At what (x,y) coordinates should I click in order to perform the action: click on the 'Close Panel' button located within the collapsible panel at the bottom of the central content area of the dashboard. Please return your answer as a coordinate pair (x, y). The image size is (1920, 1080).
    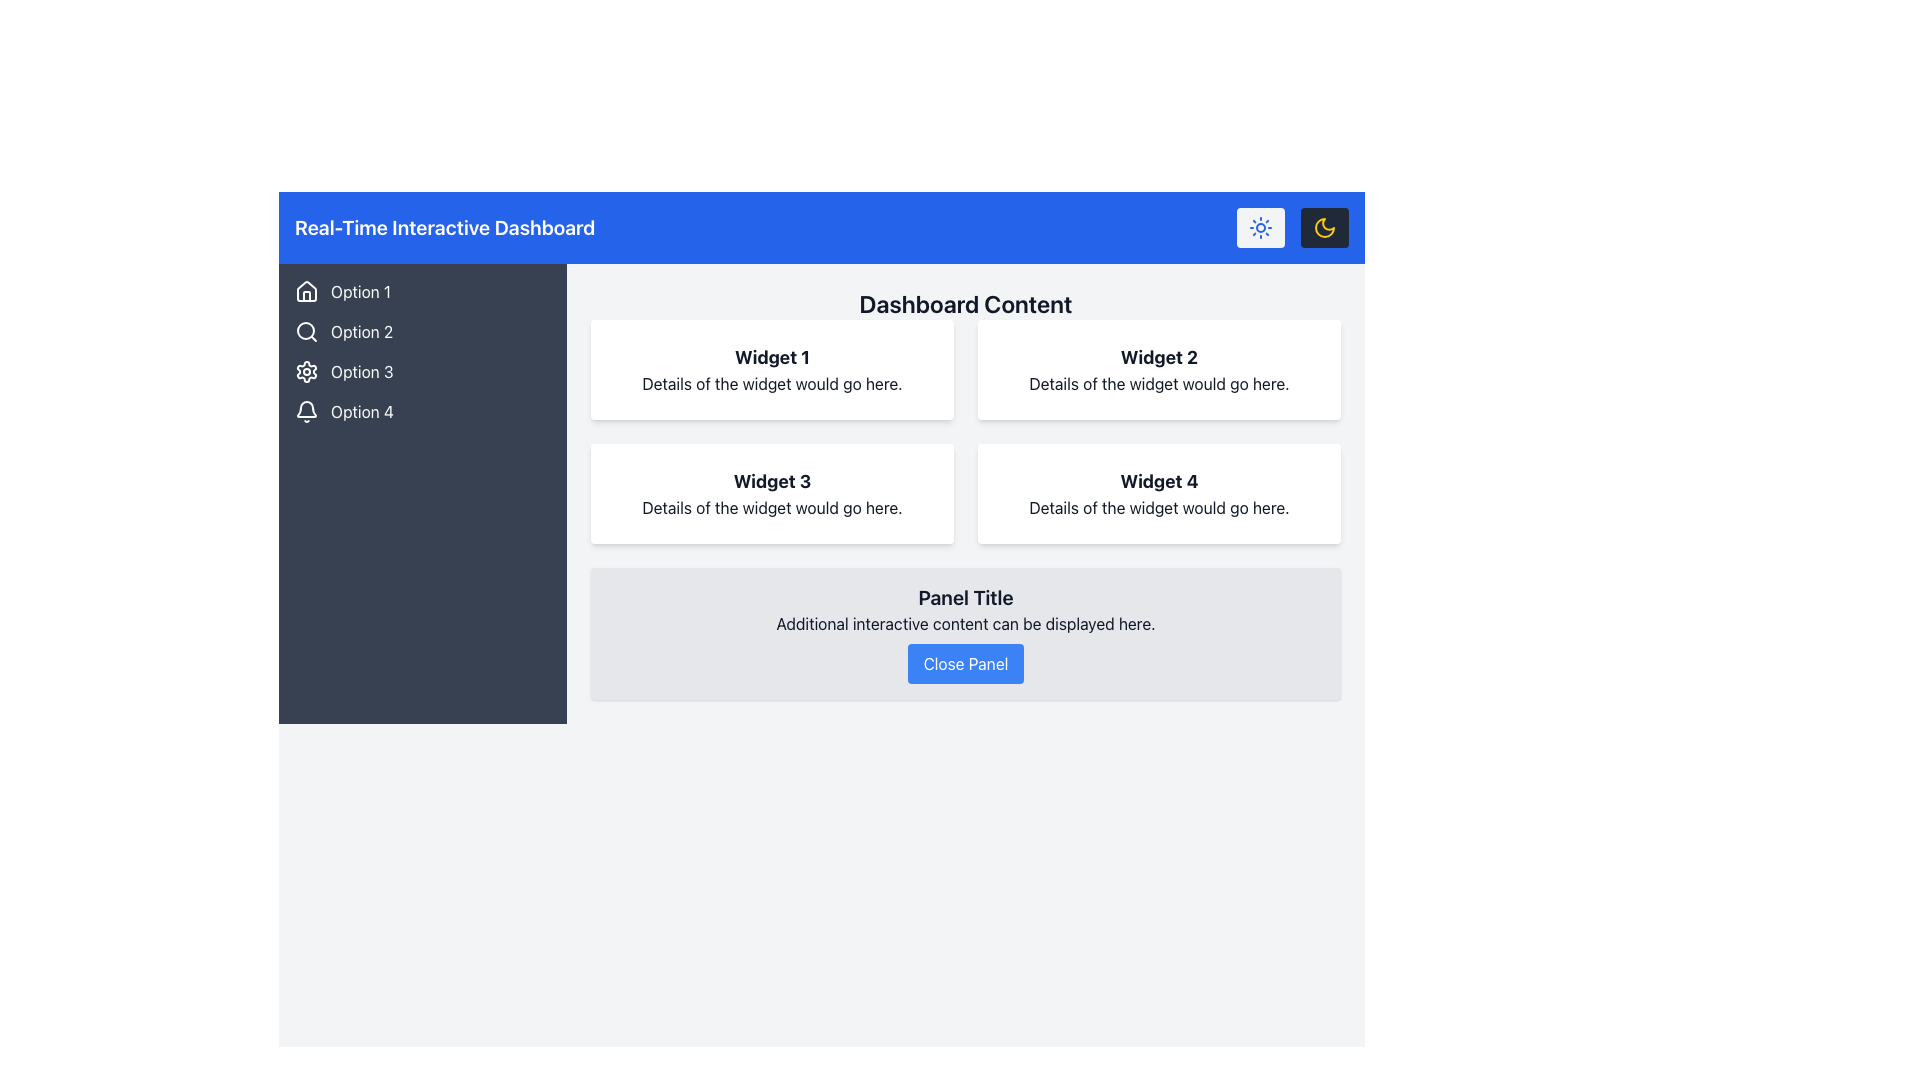
    Looking at the image, I should click on (965, 633).